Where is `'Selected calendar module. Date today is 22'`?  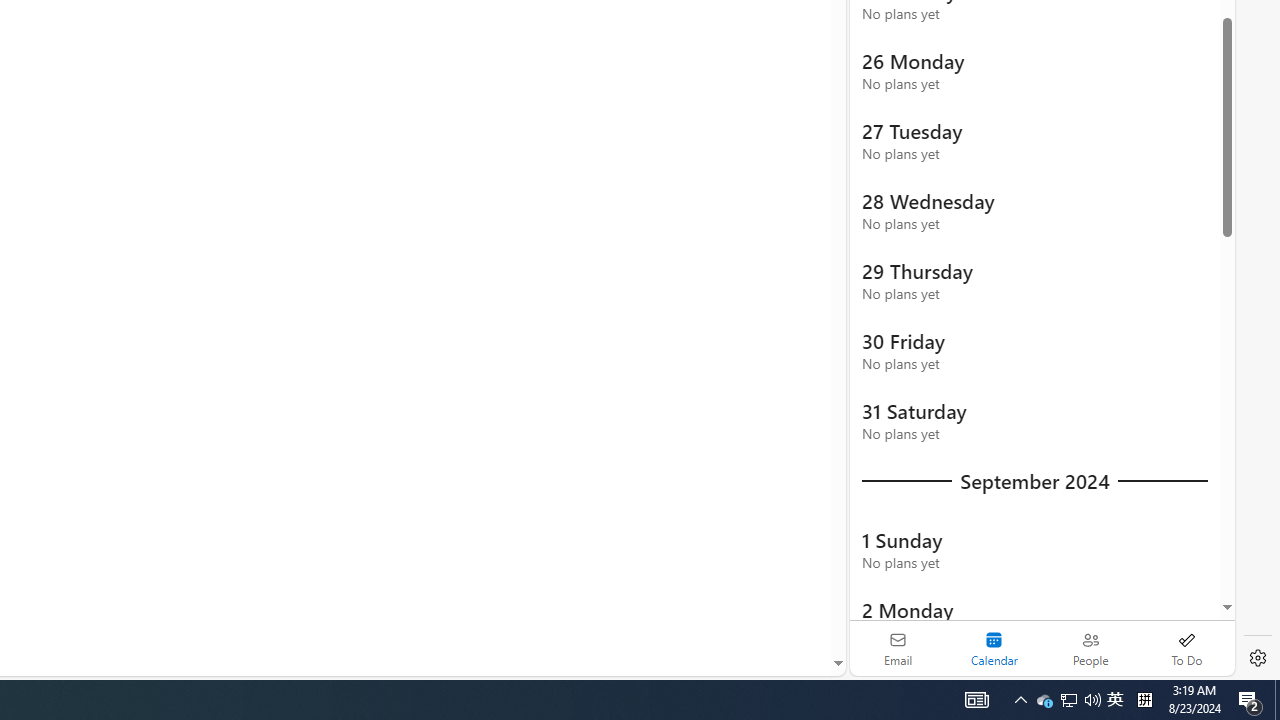
'Selected calendar module. Date today is 22' is located at coordinates (994, 648).